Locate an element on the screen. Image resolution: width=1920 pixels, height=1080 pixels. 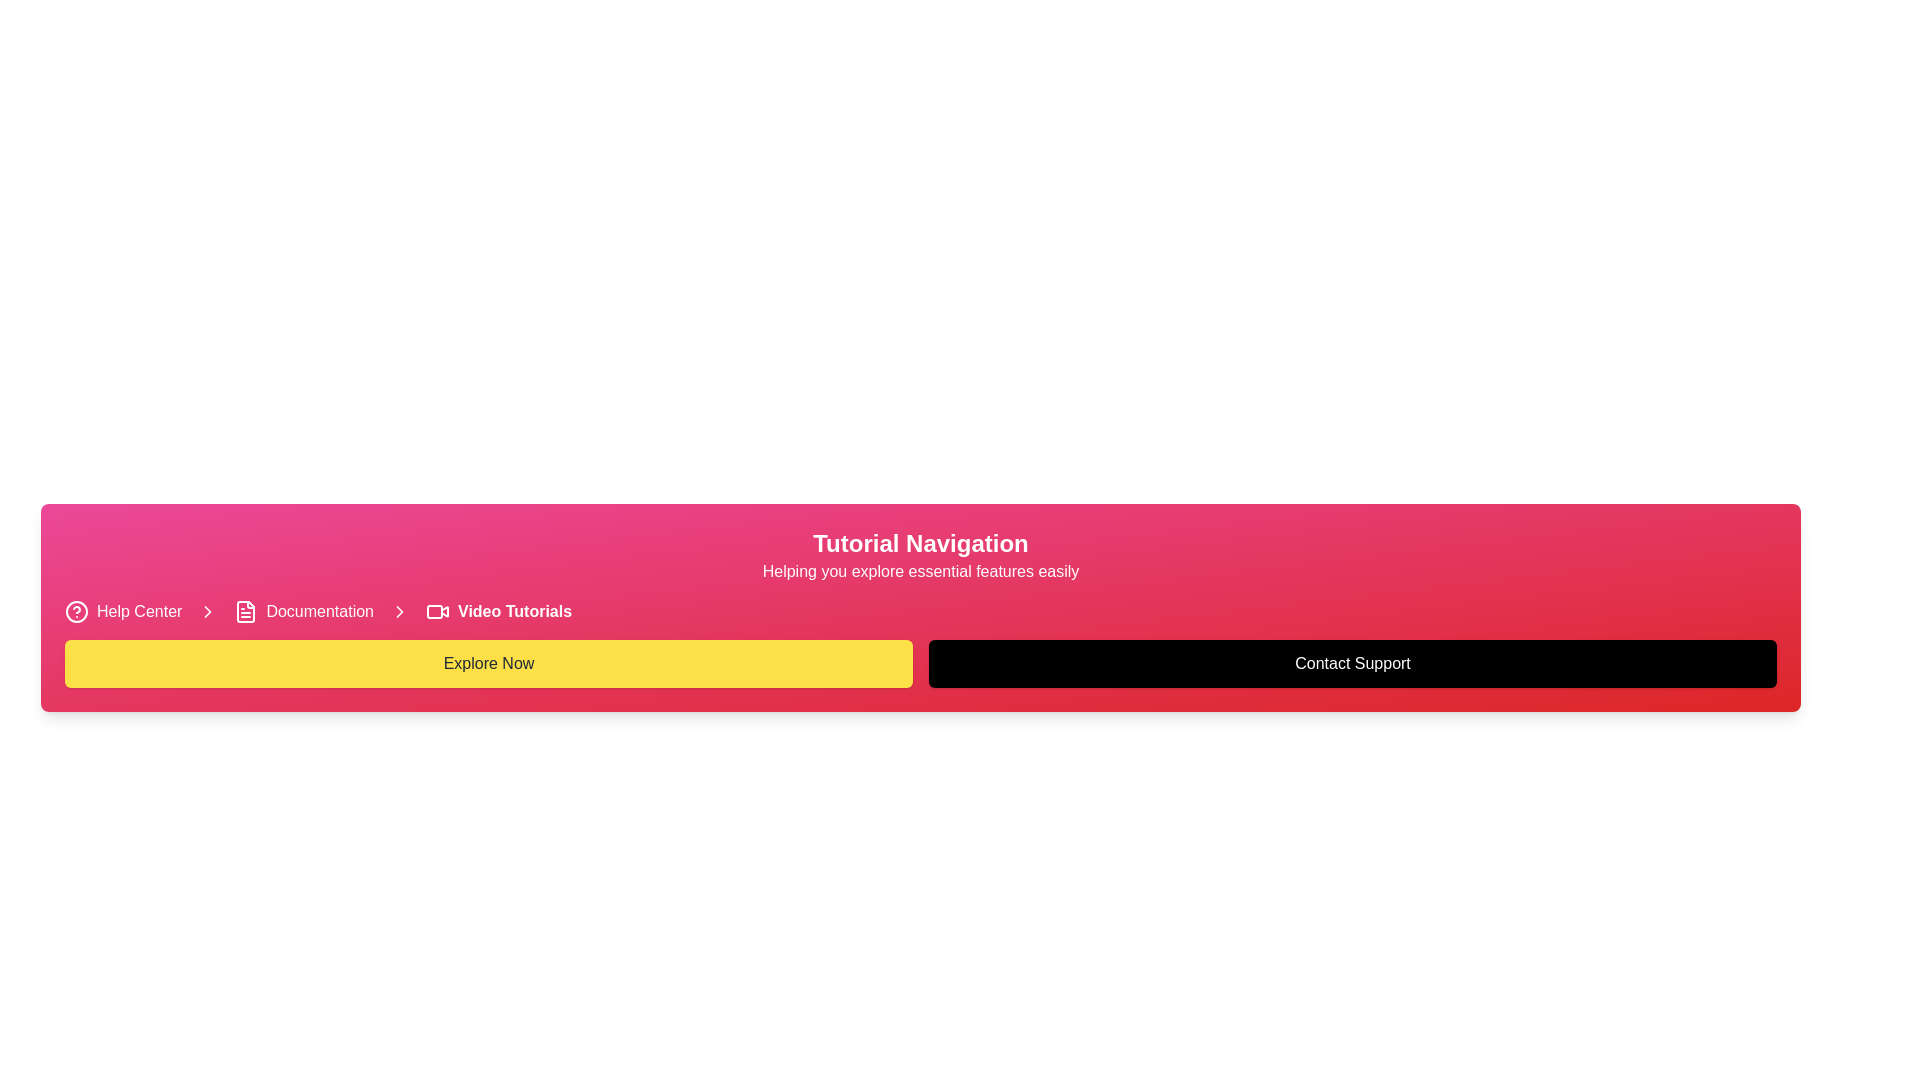
the hyperlink next to the question mark icon in the lower left section of the interface is located at coordinates (138, 611).